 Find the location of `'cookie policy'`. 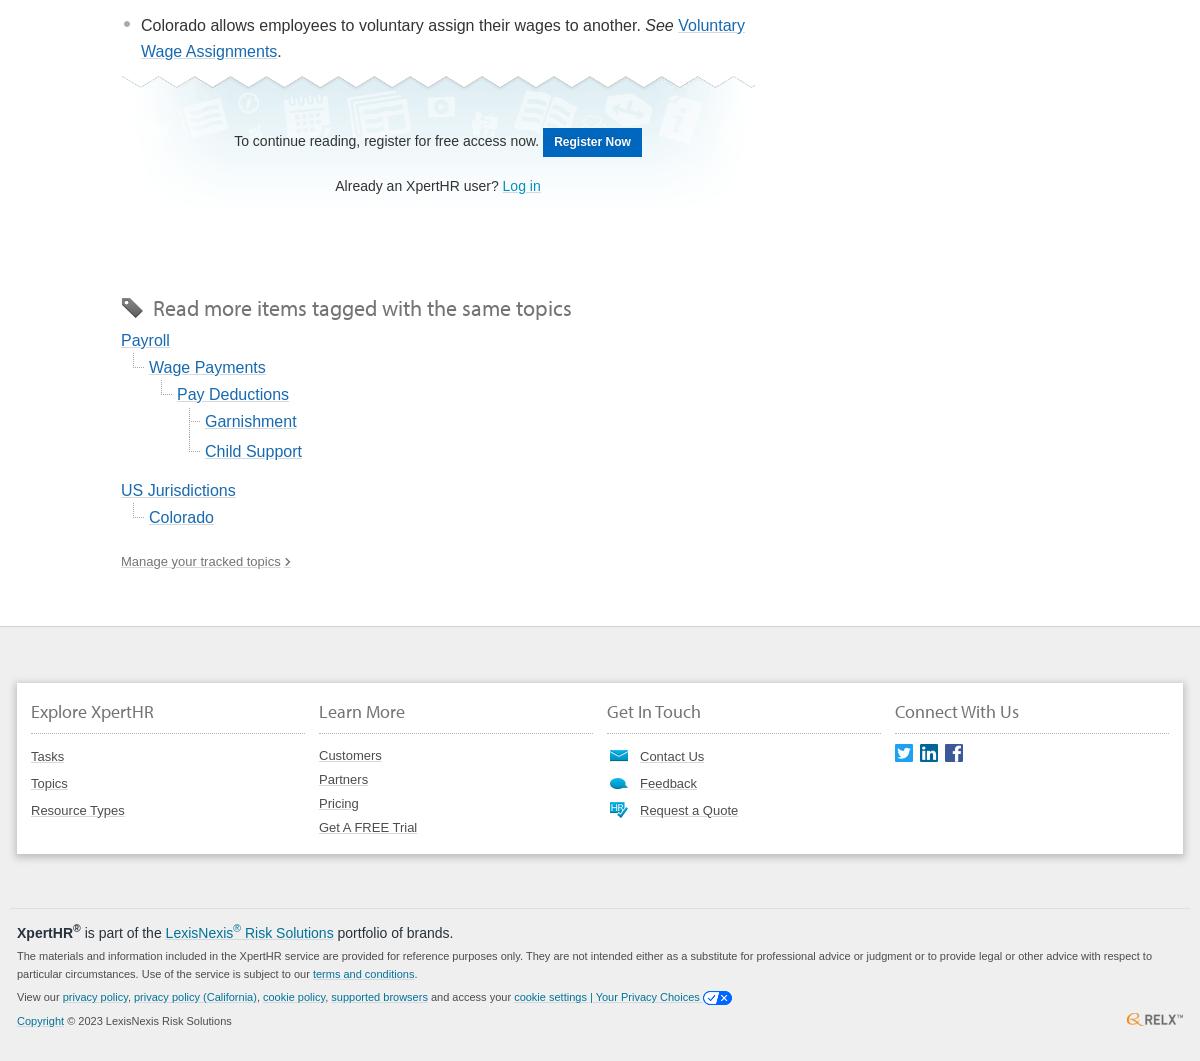

'cookie policy' is located at coordinates (293, 996).